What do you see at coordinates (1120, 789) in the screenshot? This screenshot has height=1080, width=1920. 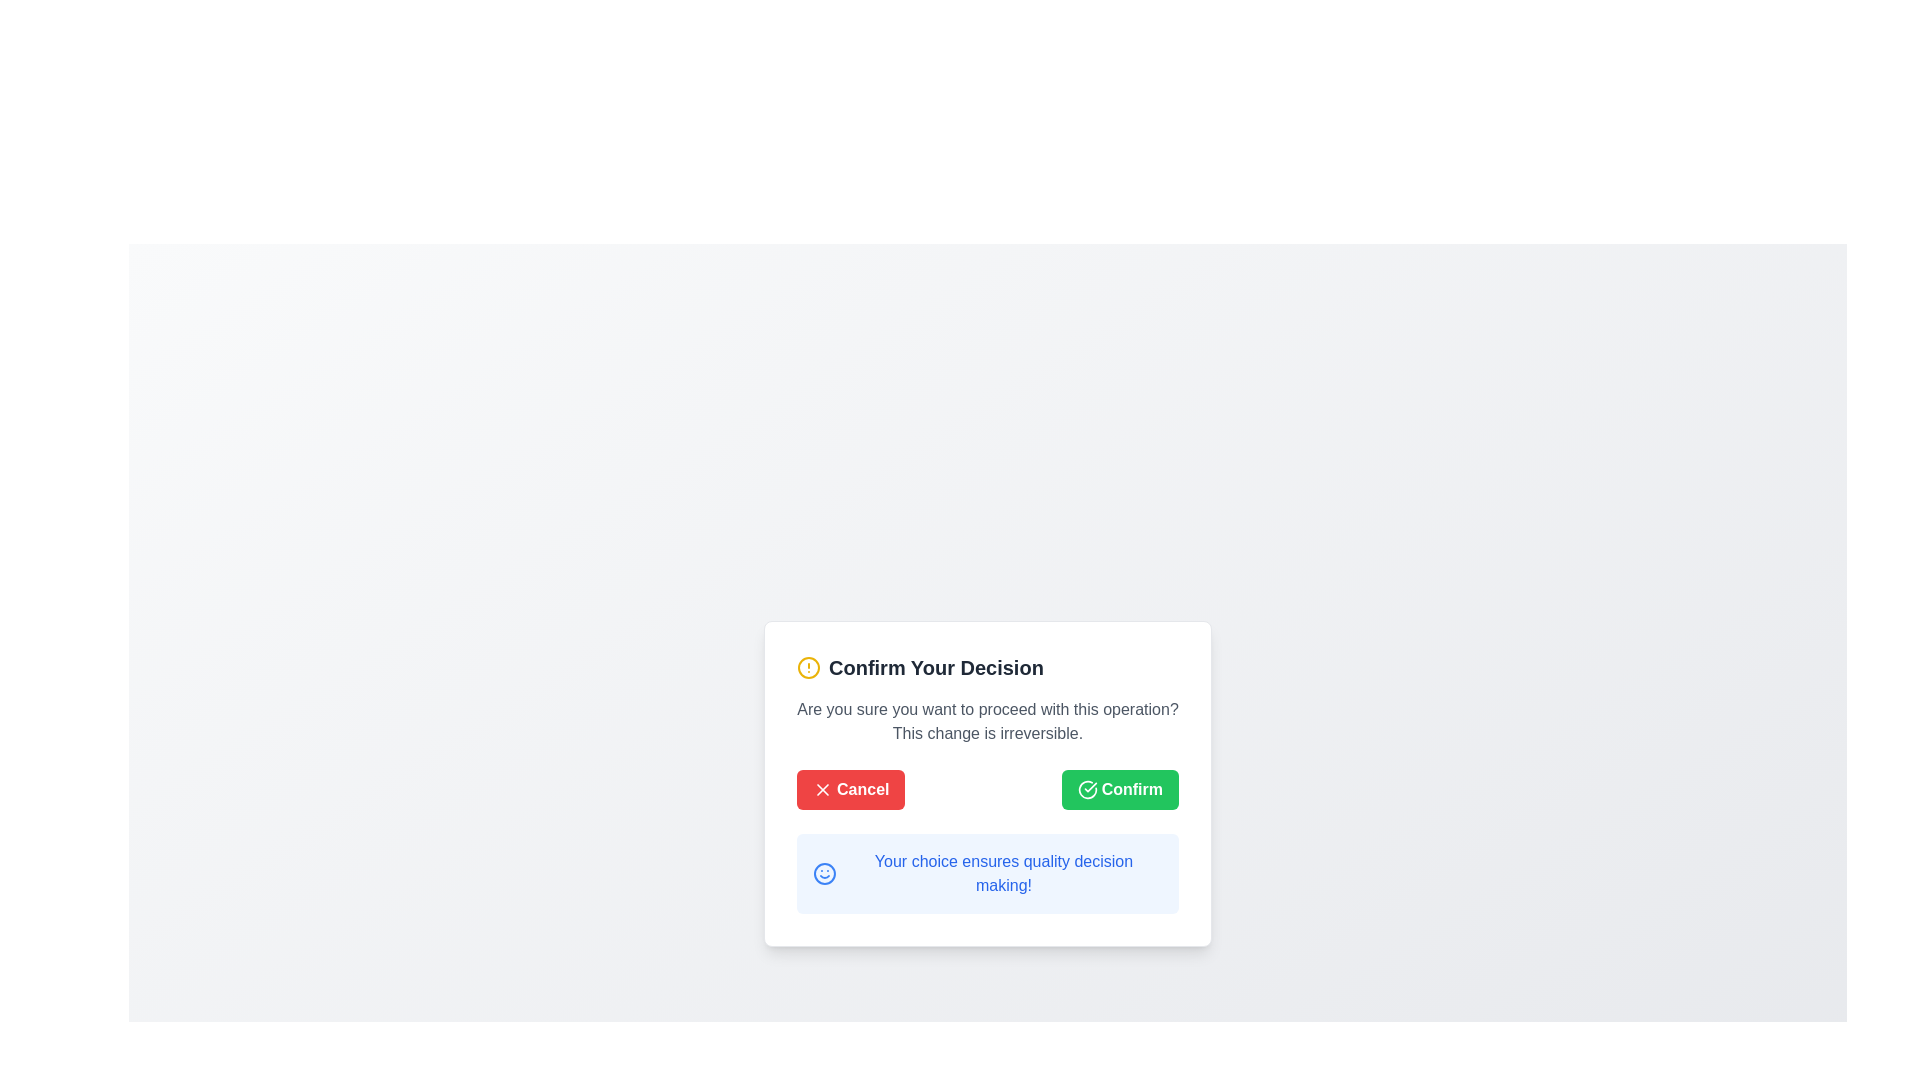 I see `the 'Confirm' button` at bounding box center [1120, 789].